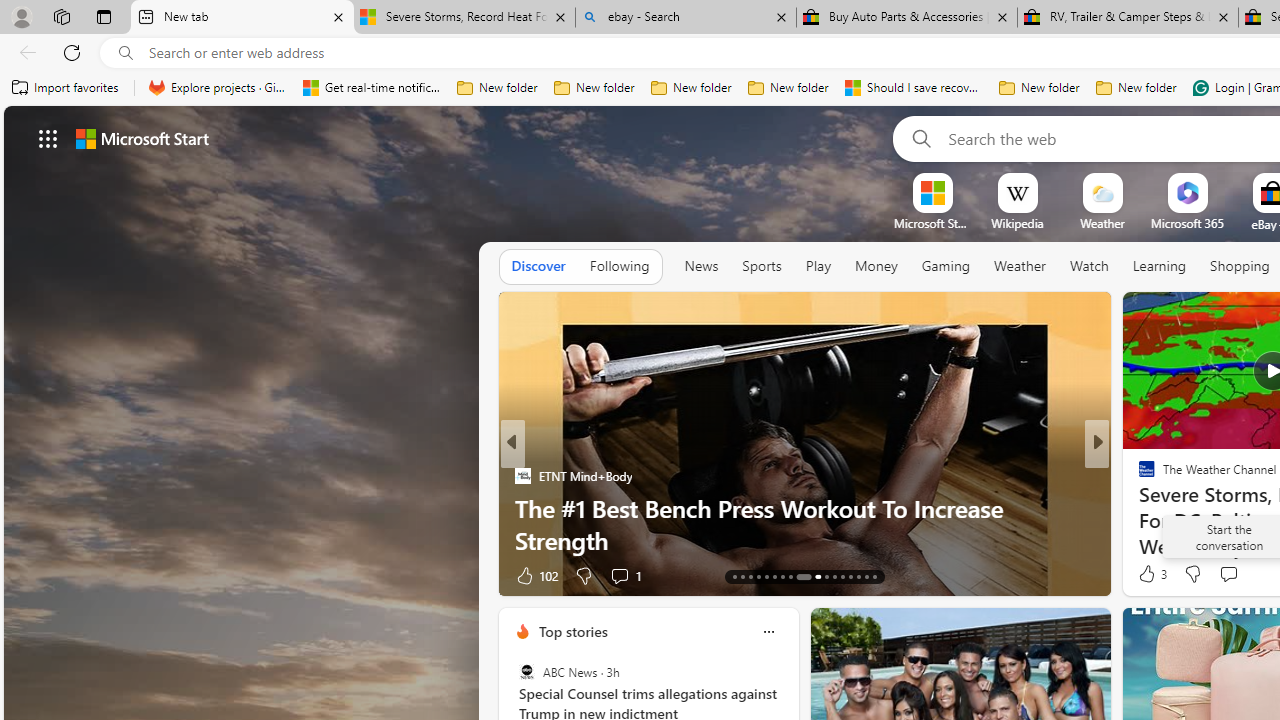  Describe the element at coordinates (1017, 223) in the screenshot. I see `'Wikipedia'` at that location.